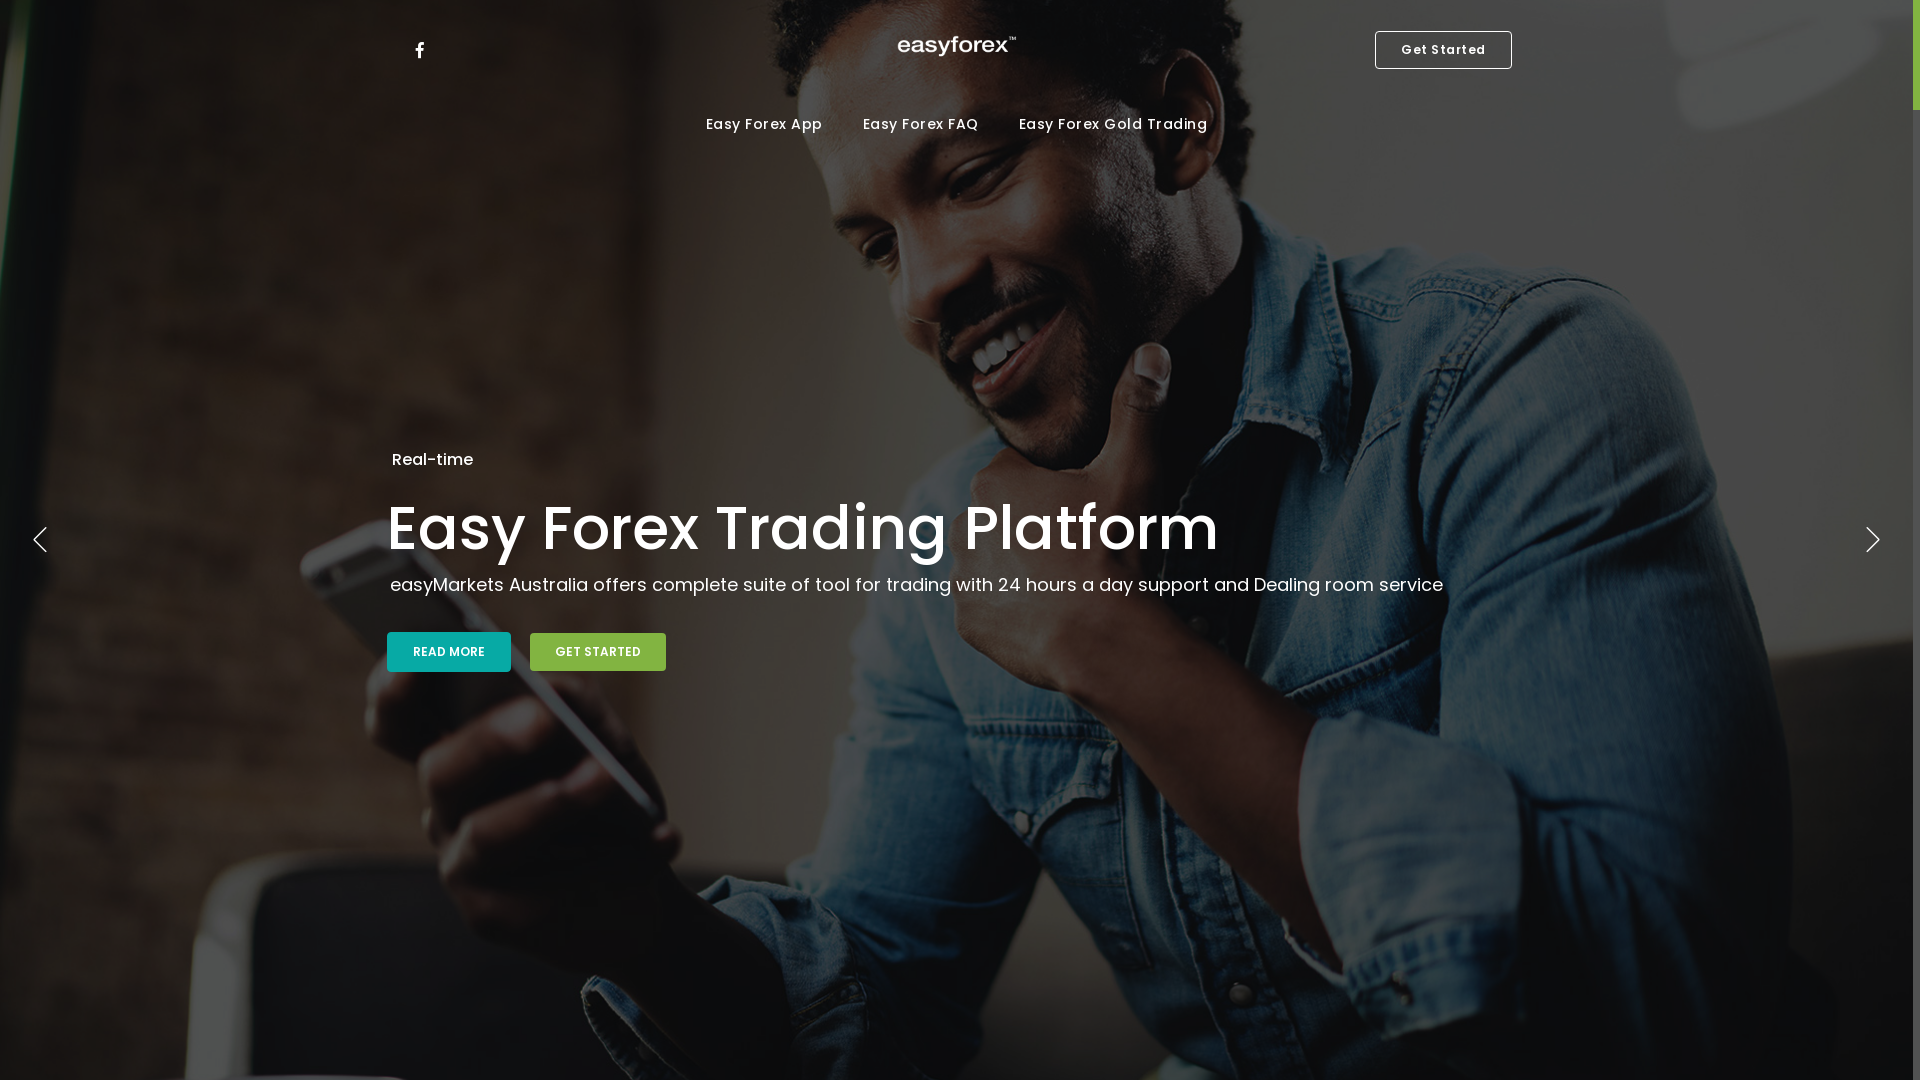  Describe the element at coordinates (705, 124) in the screenshot. I see `'Easy Forex App'` at that location.